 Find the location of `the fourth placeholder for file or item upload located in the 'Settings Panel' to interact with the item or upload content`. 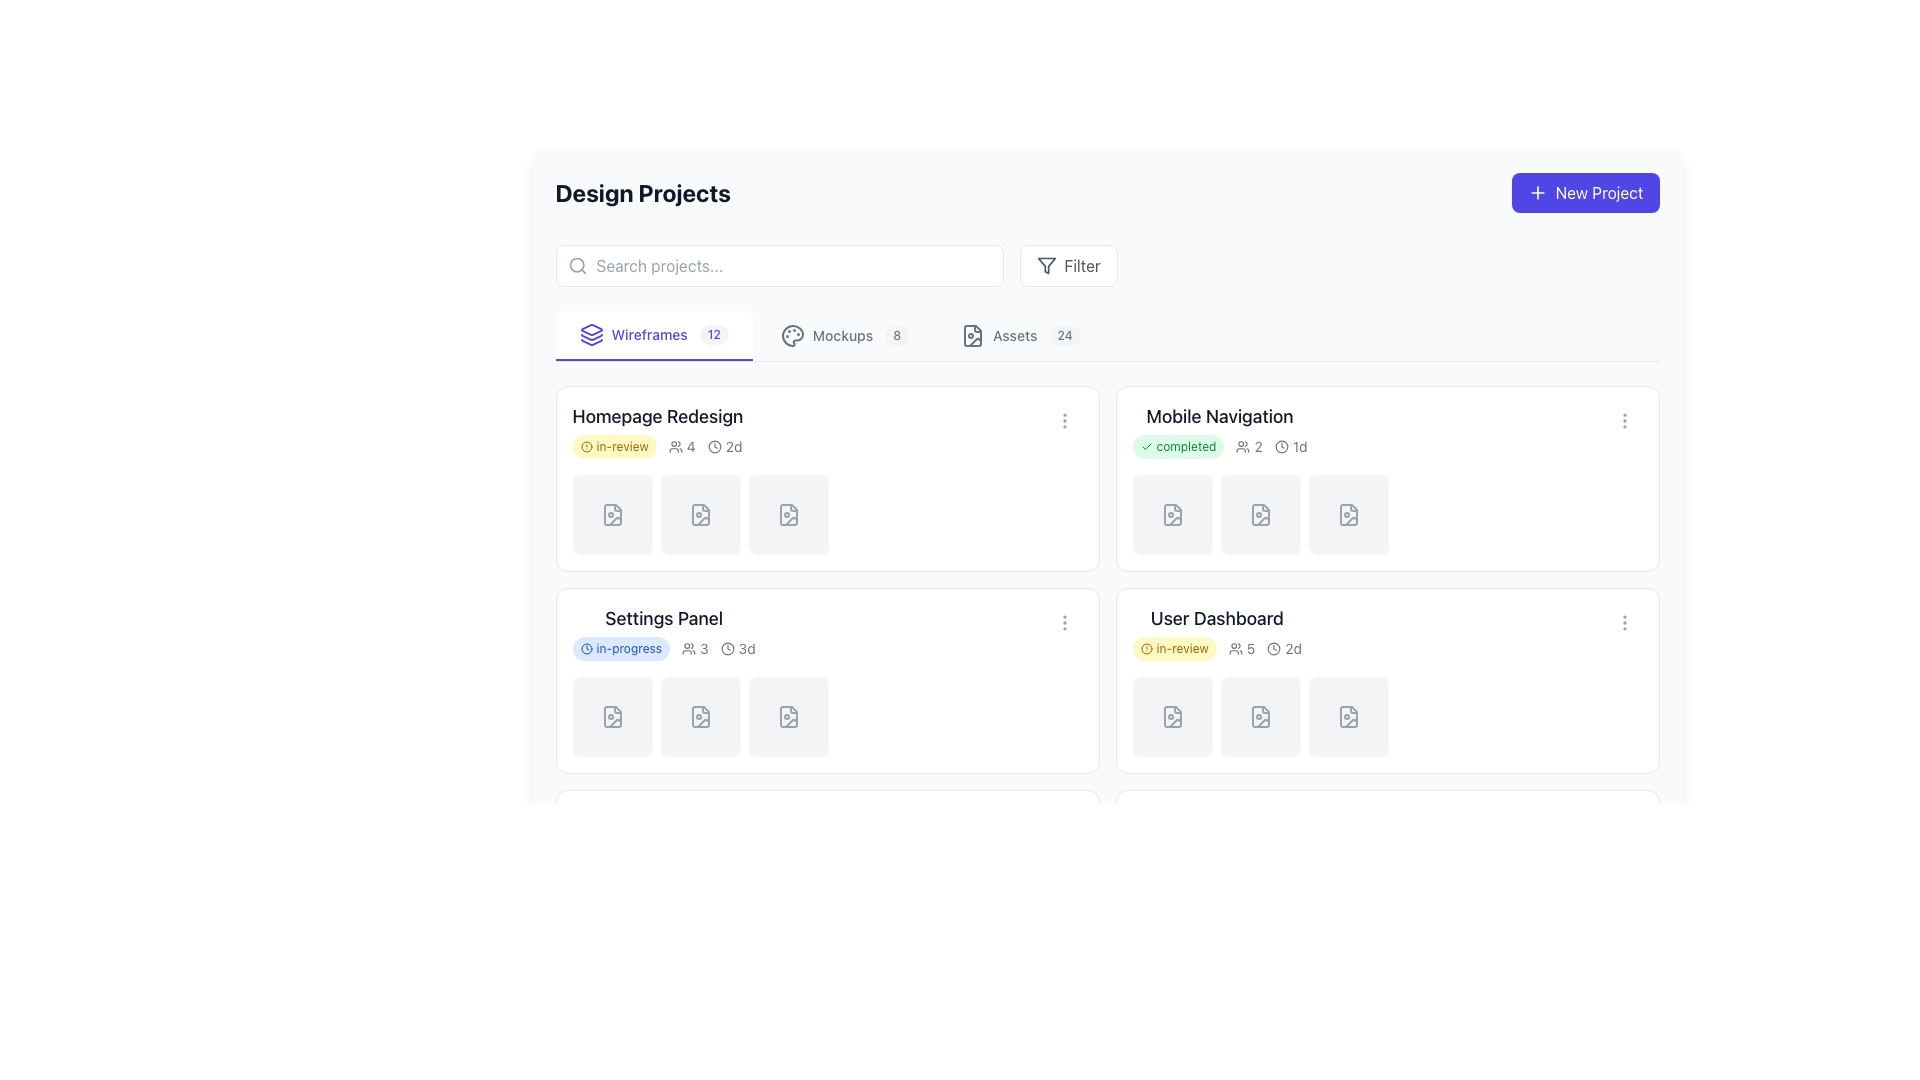

the fourth placeholder for file or item upload located in the 'Settings Panel' to interact with the item or upload content is located at coordinates (827, 716).